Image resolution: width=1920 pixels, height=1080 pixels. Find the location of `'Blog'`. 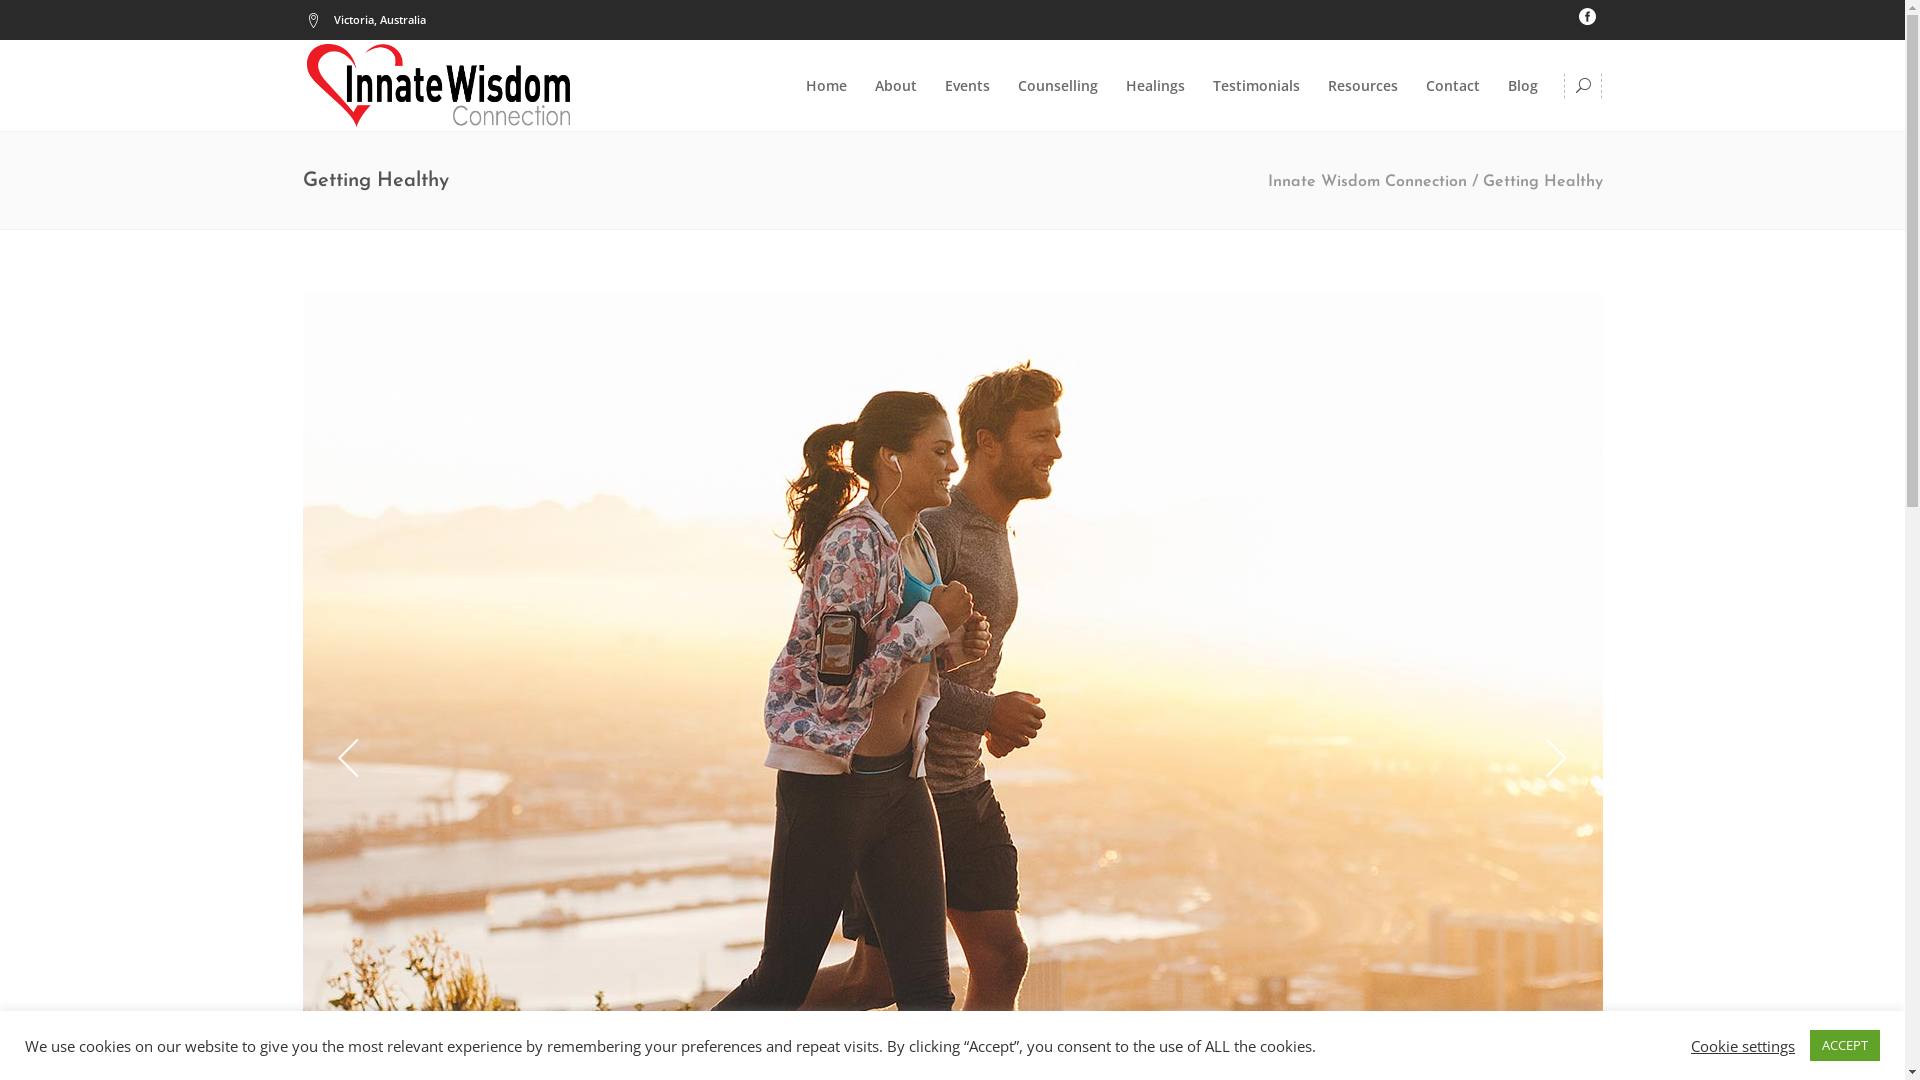

'Blog' is located at coordinates (1521, 84).